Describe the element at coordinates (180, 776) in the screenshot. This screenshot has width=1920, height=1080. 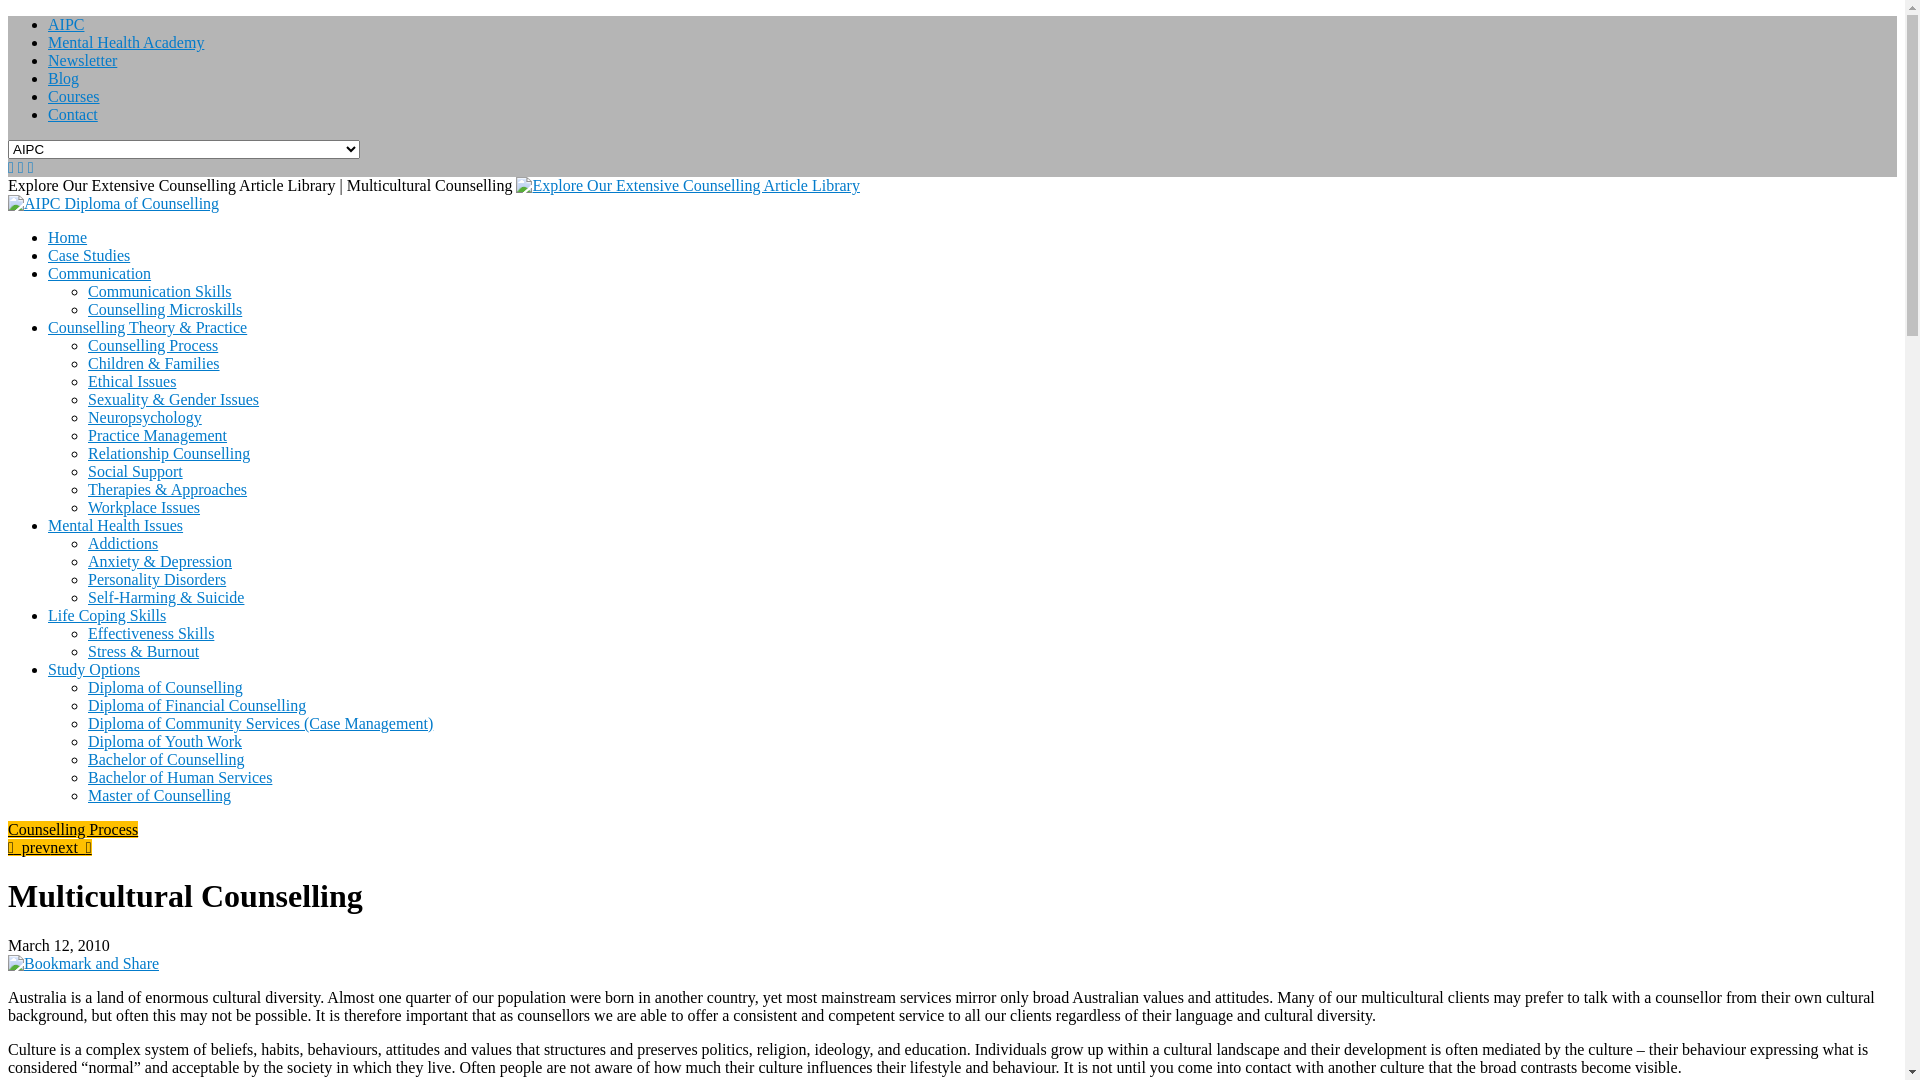
I see `'Bachelor of Human Services'` at that location.